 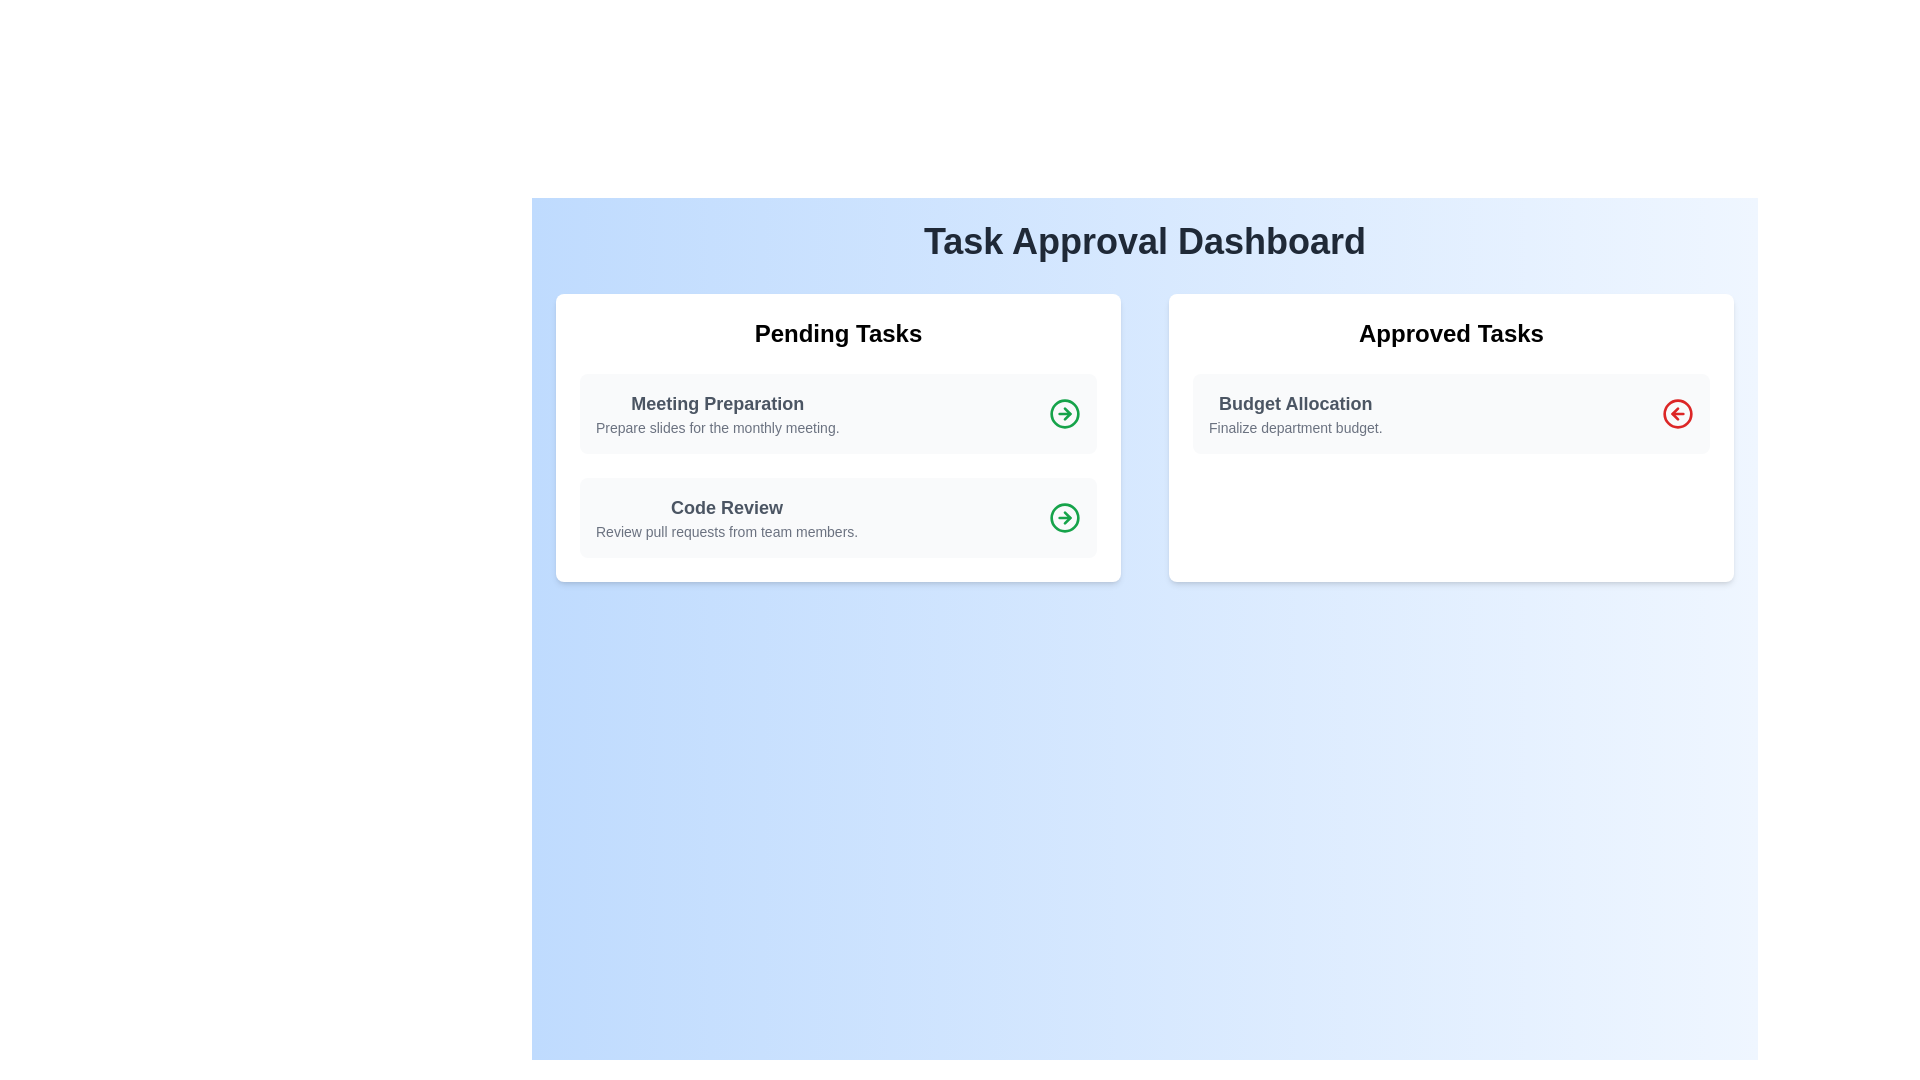 What do you see at coordinates (838, 516) in the screenshot?
I see `the 'Code Review' informational card located` at bounding box center [838, 516].